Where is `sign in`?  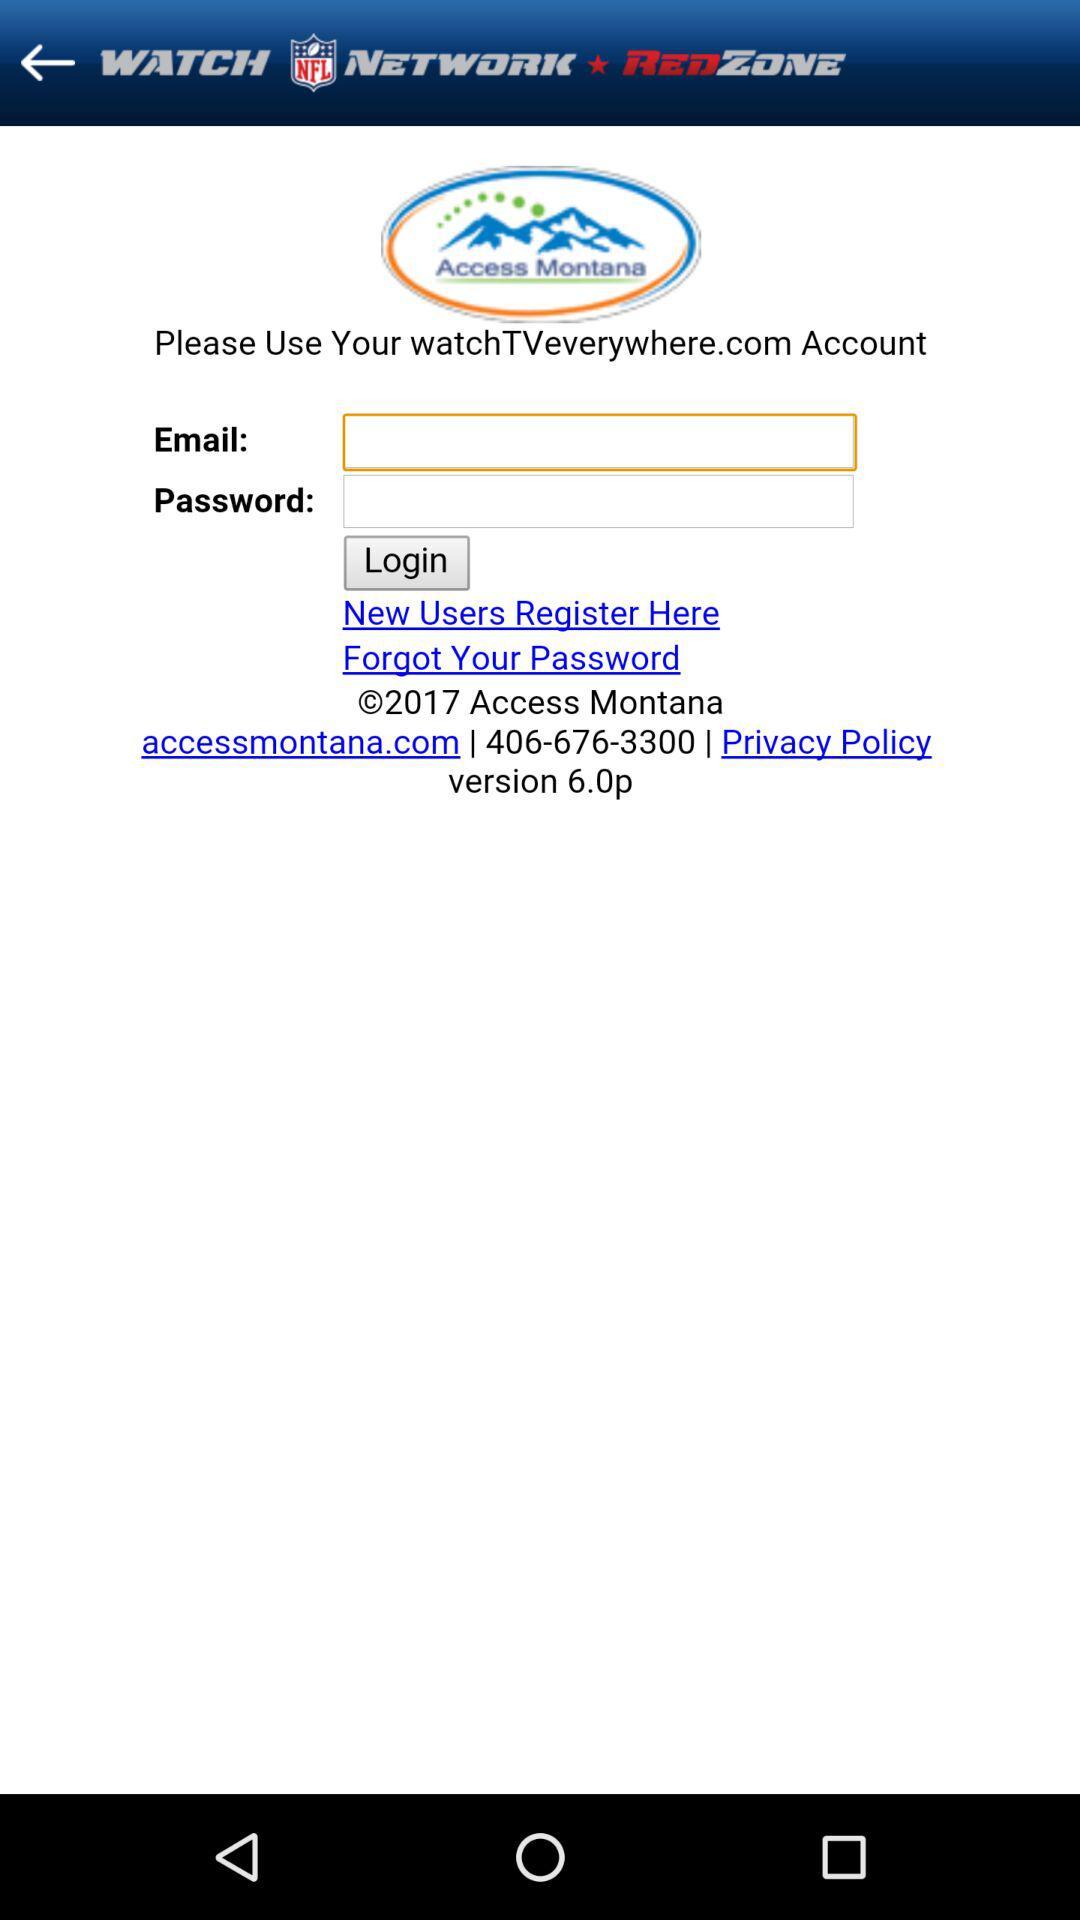
sign in is located at coordinates (540, 960).